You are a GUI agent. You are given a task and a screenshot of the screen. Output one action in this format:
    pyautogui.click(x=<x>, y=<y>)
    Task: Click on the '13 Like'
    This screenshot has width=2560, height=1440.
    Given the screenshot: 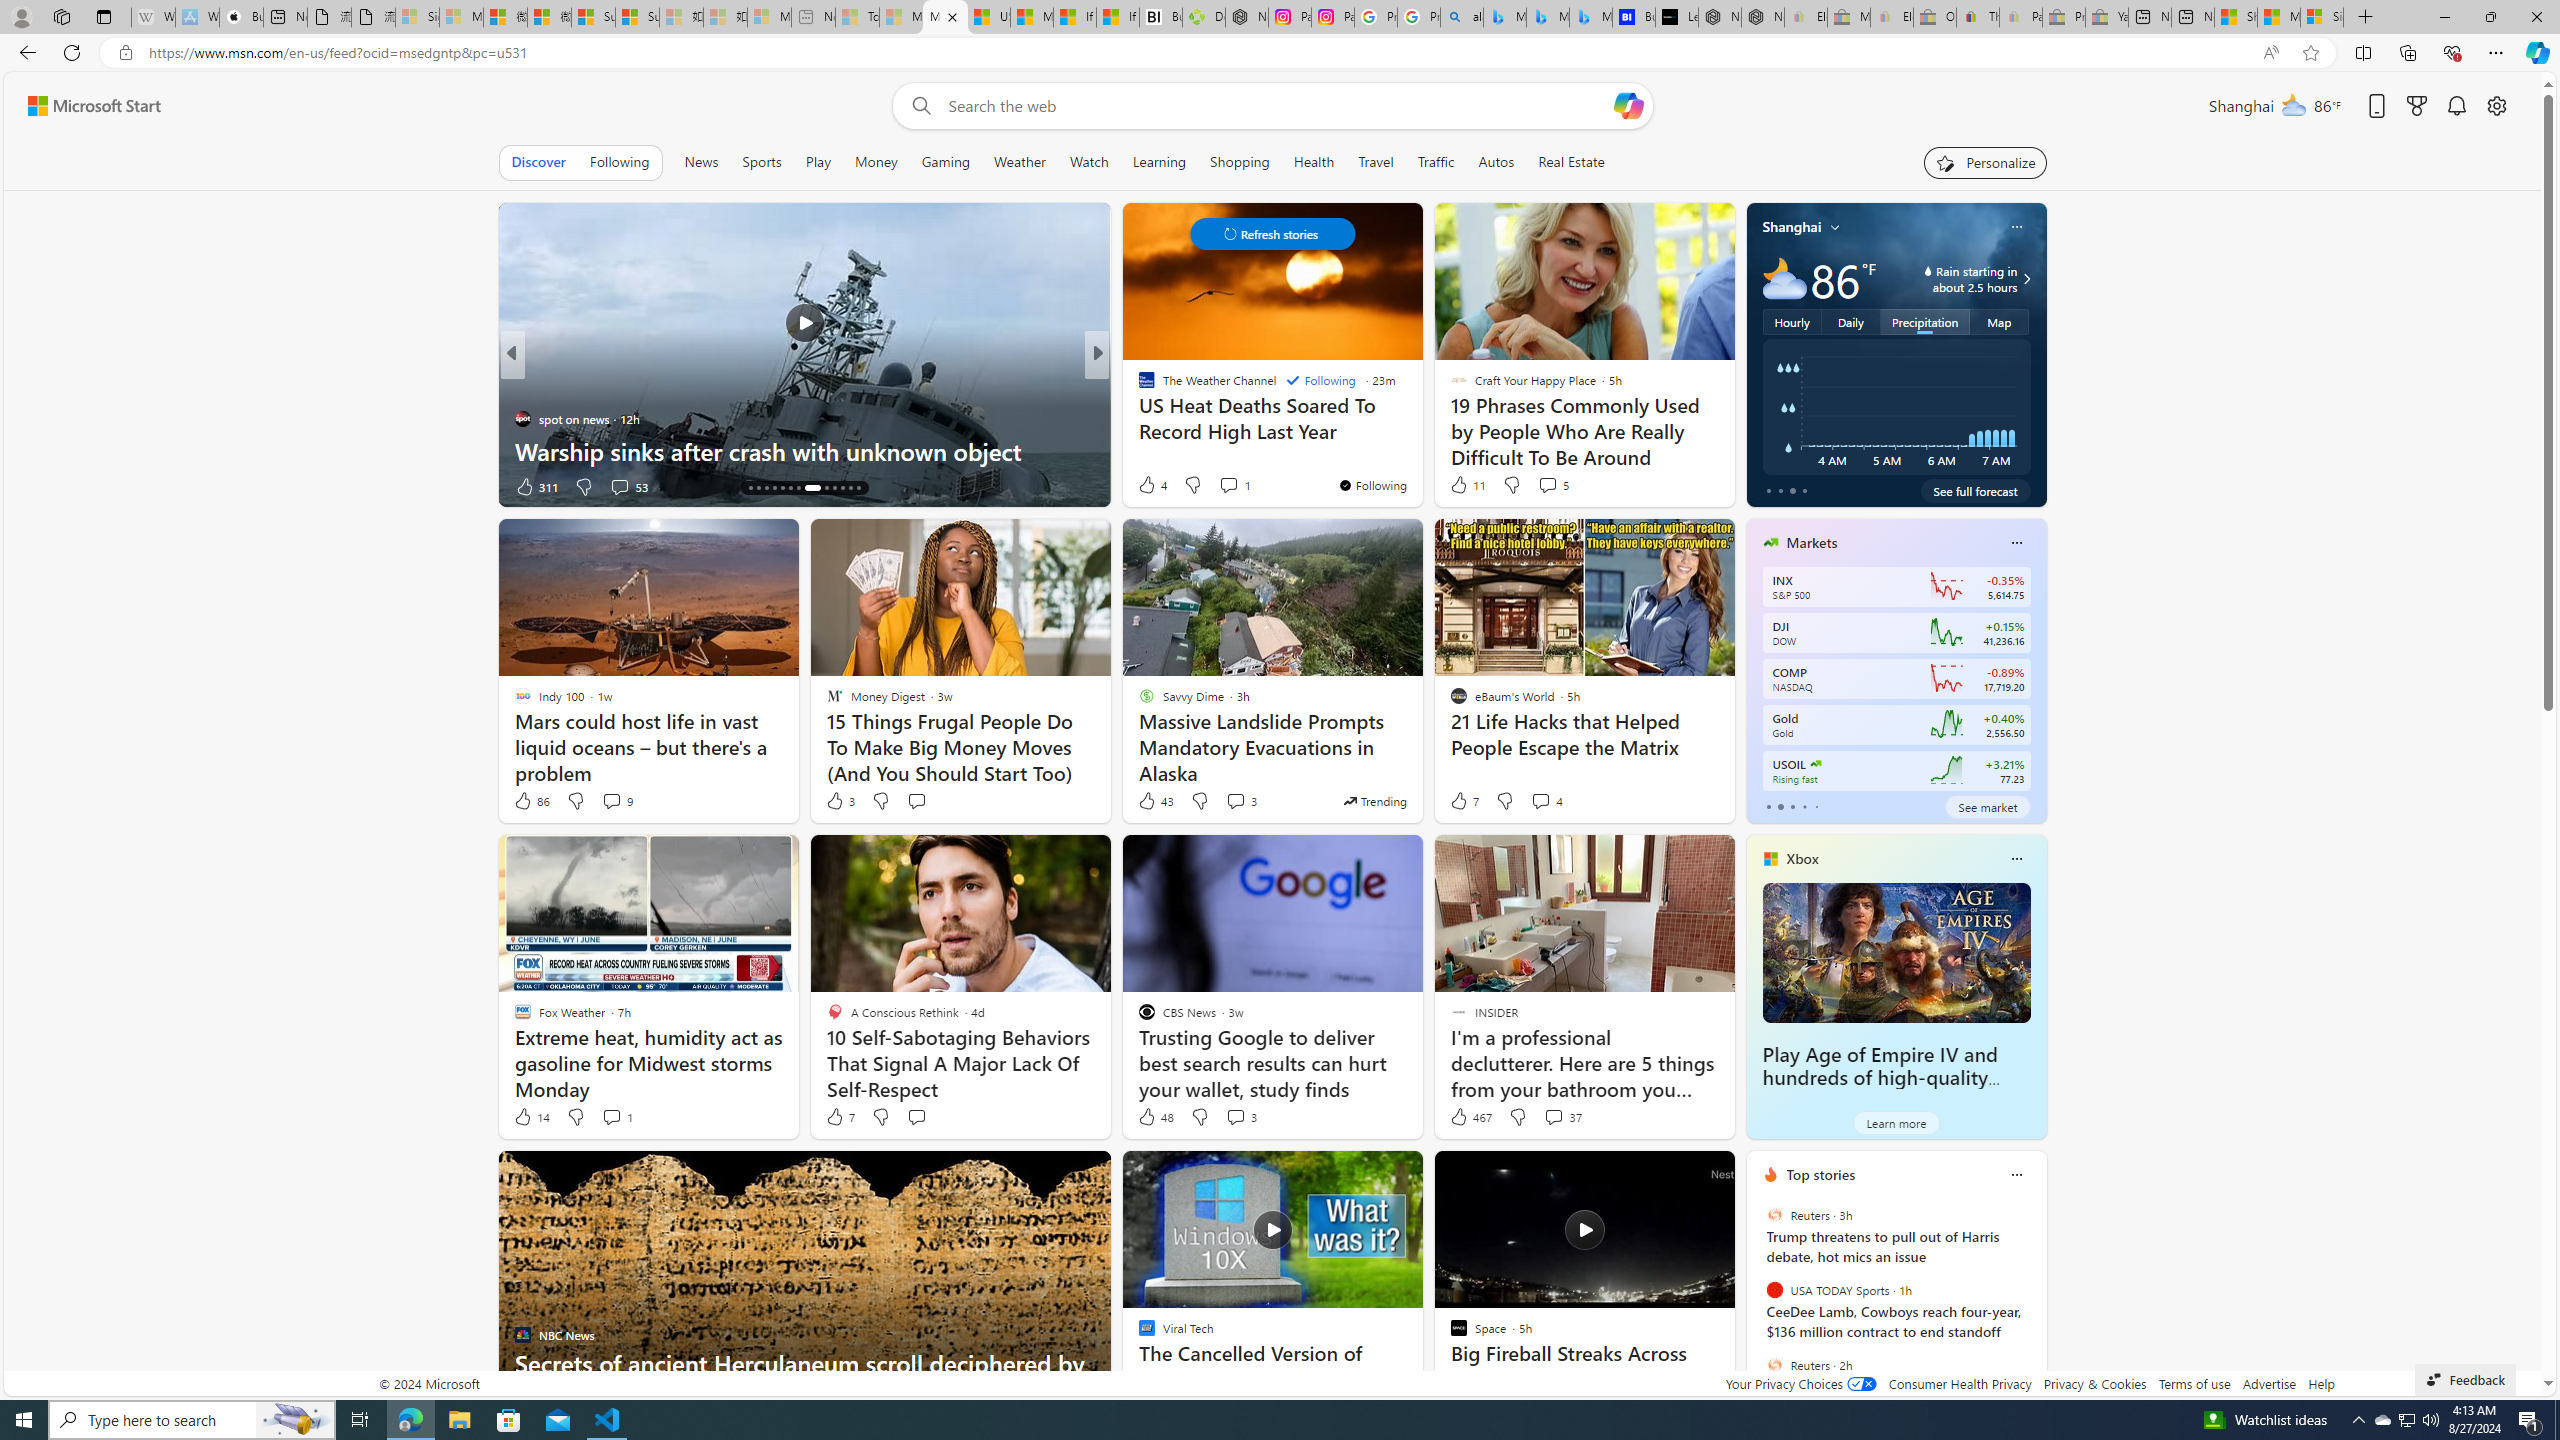 What is the action you would take?
    pyautogui.click(x=1147, y=486)
    